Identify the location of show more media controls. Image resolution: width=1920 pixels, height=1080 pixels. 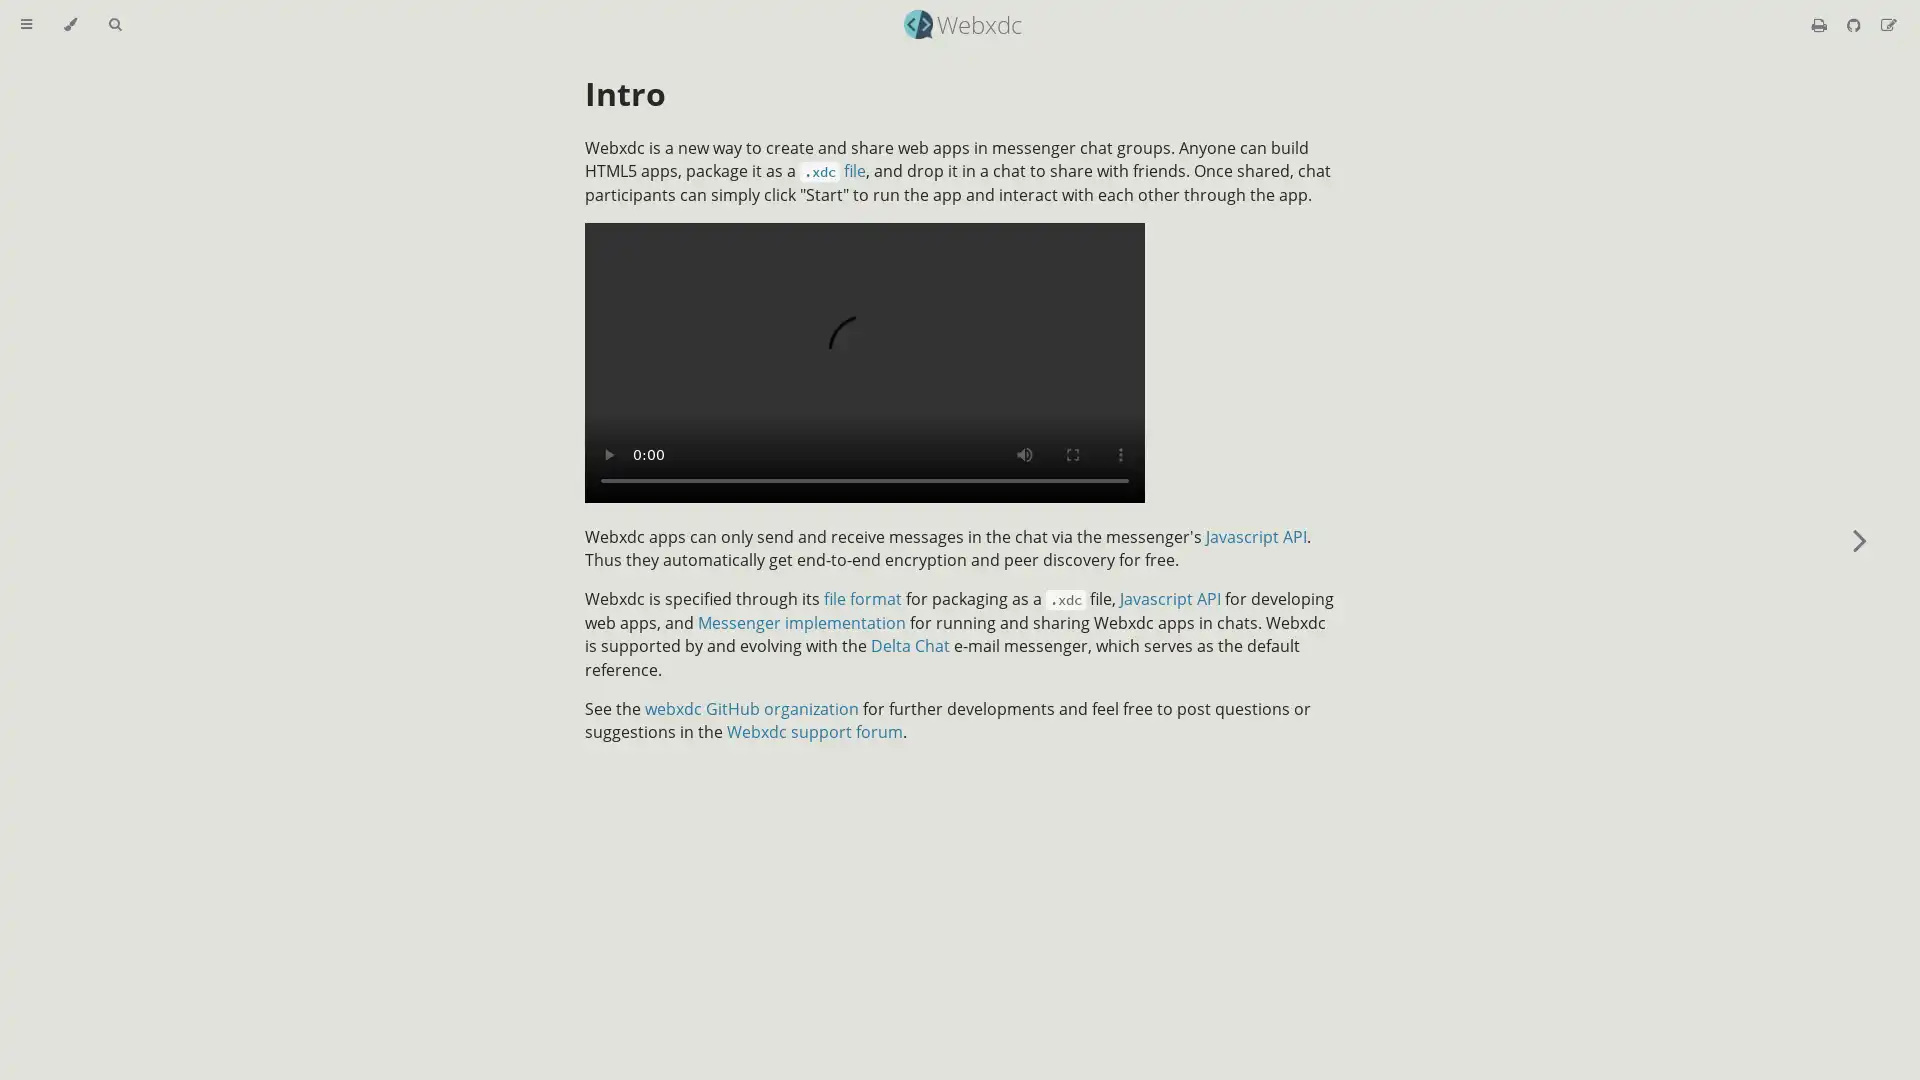
(1121, 455).